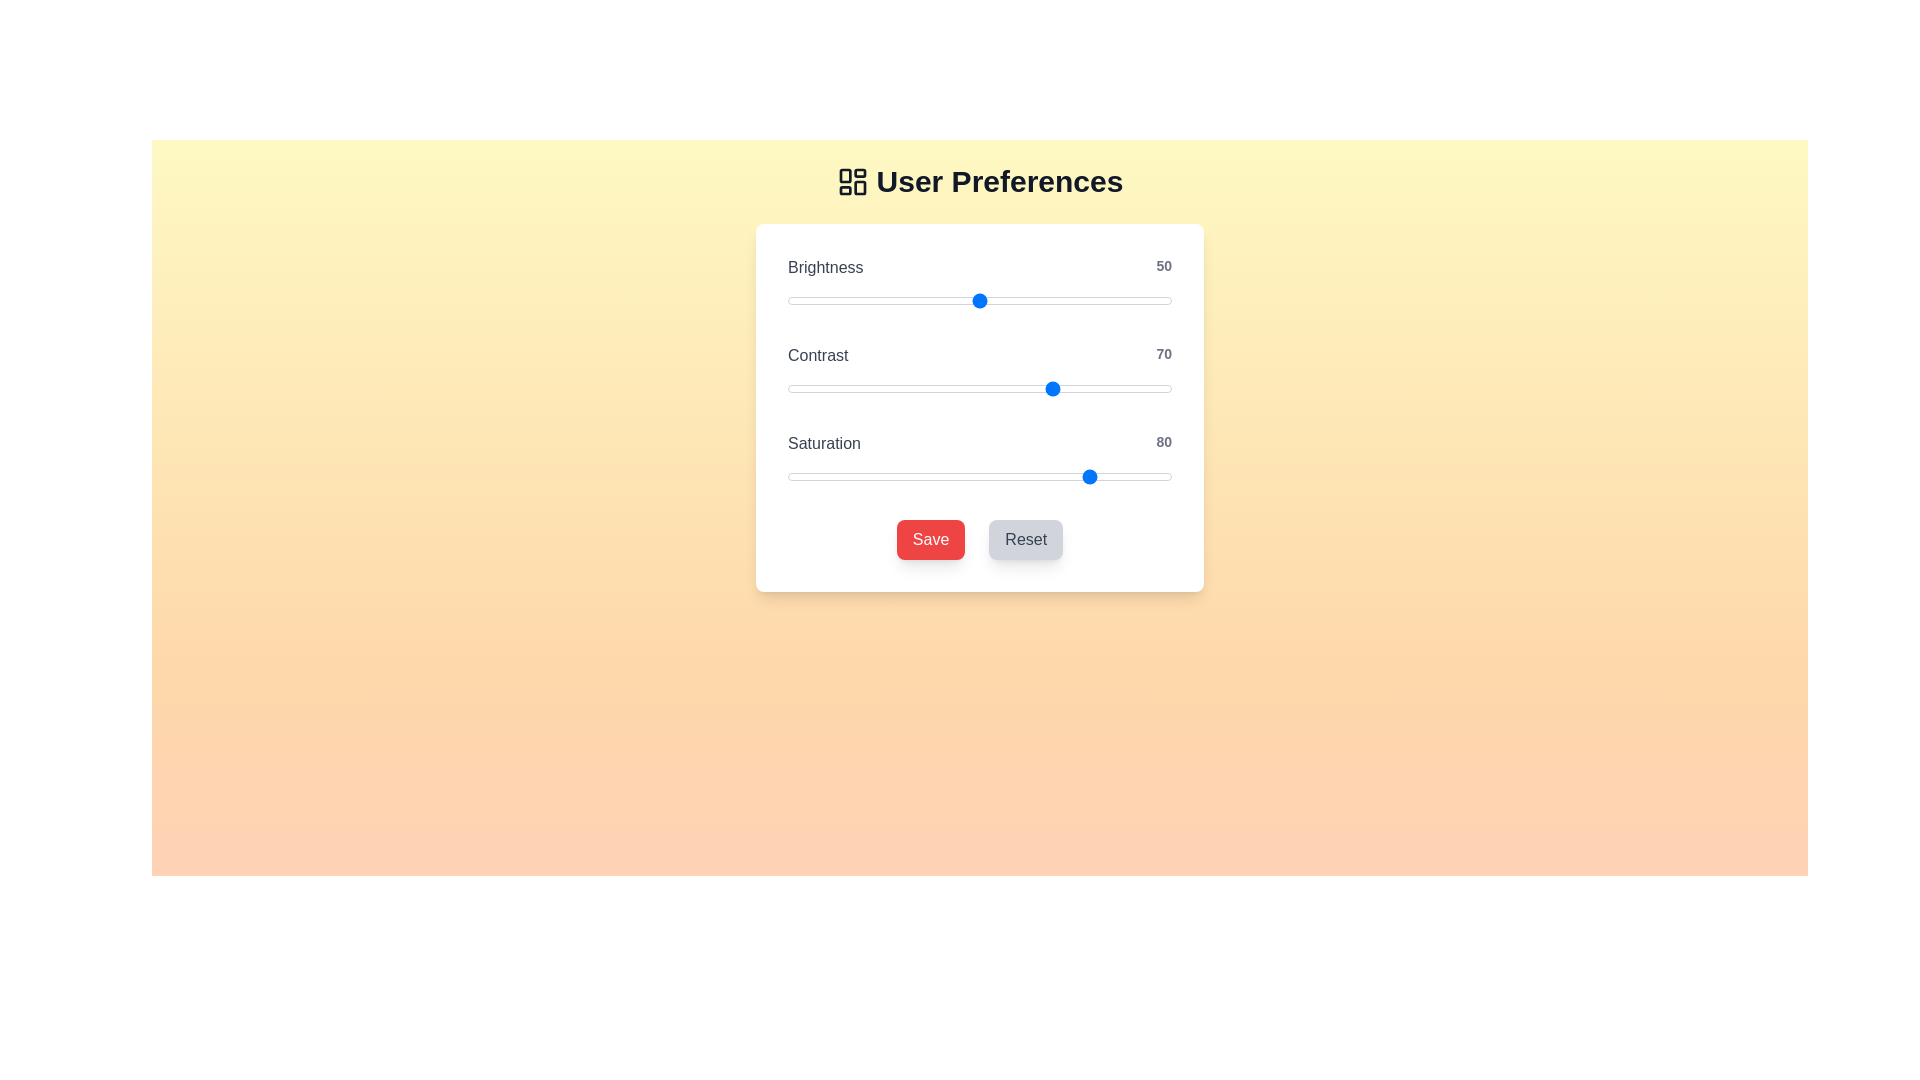 The width and height of the screenshot is (1920, 1080). What do you see at coordinates (1003, 477) in the screenshot?
I see `the 'Saturation' slider to 56` at bounding box center [1003, 477].